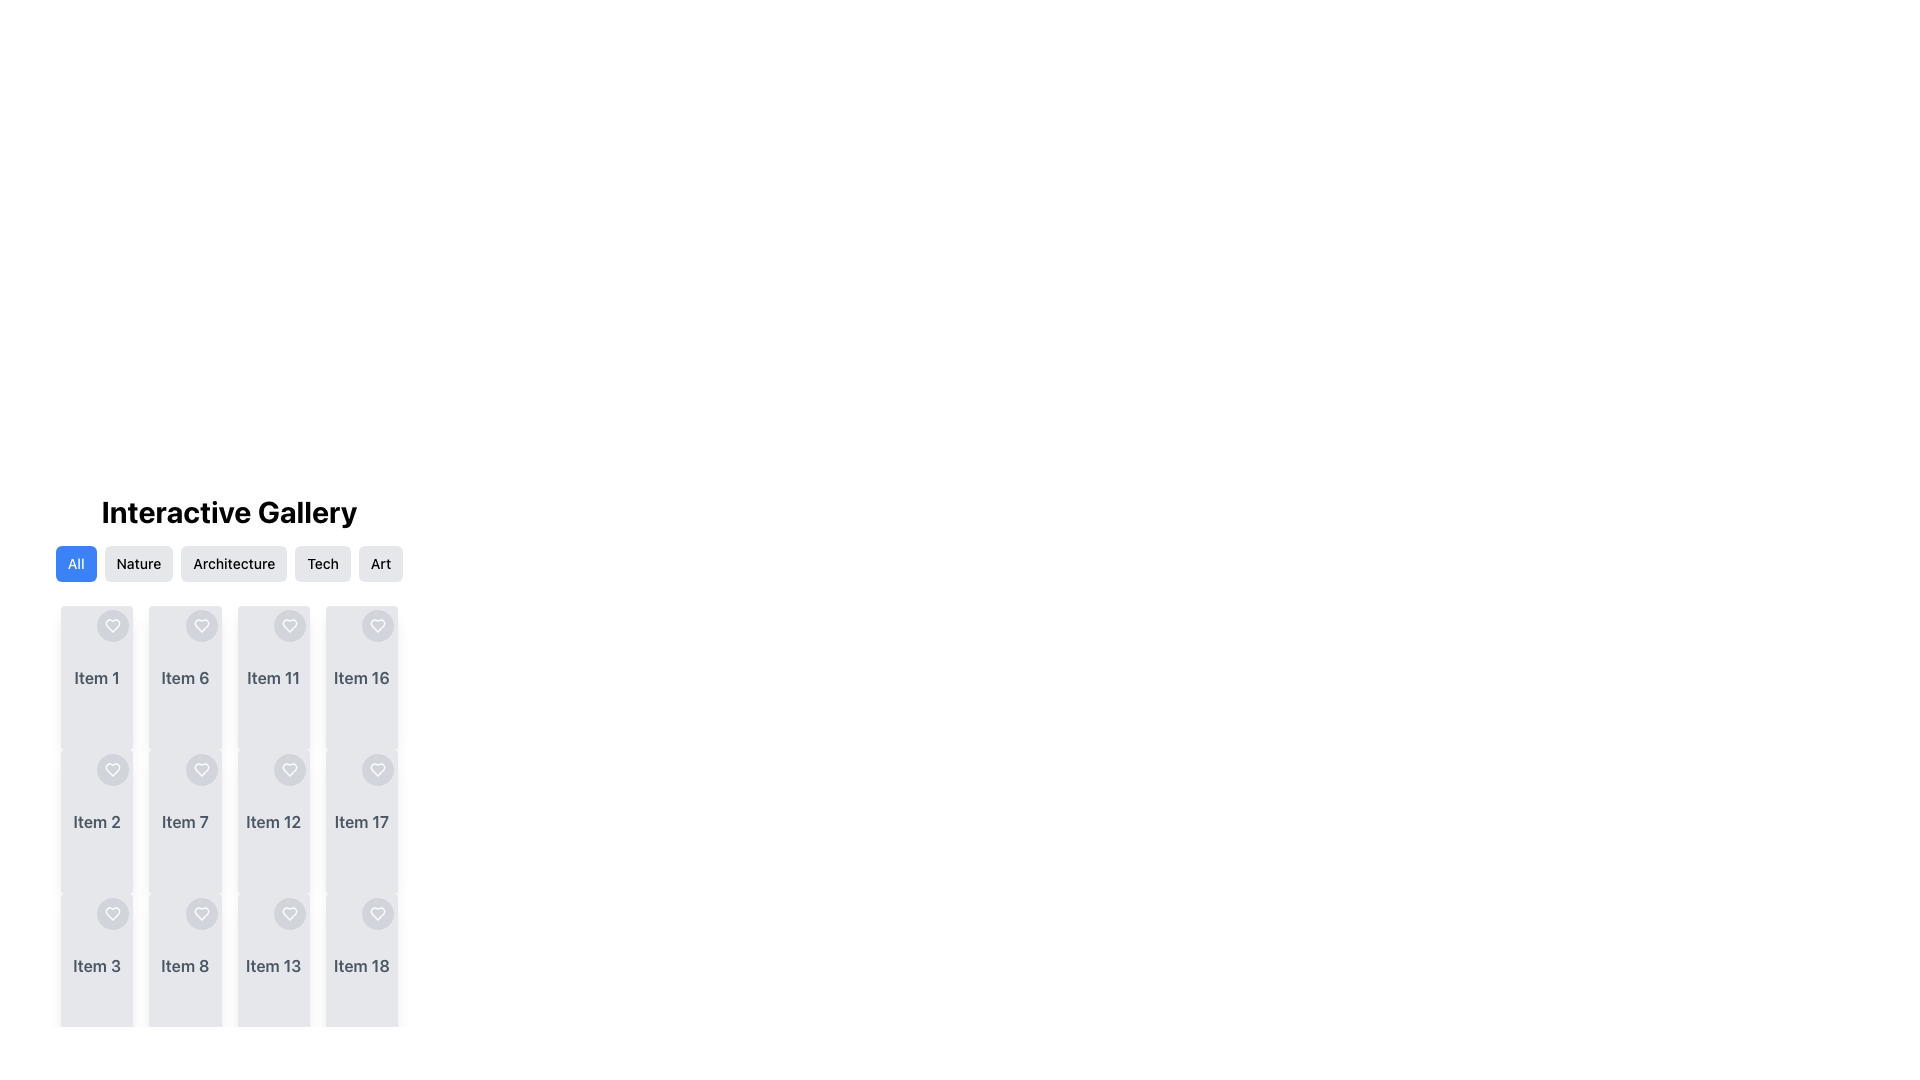  I want to click on the text label identifying the card as 'Item 18' located in the fourth column of the grid layout, so click(361, 964).